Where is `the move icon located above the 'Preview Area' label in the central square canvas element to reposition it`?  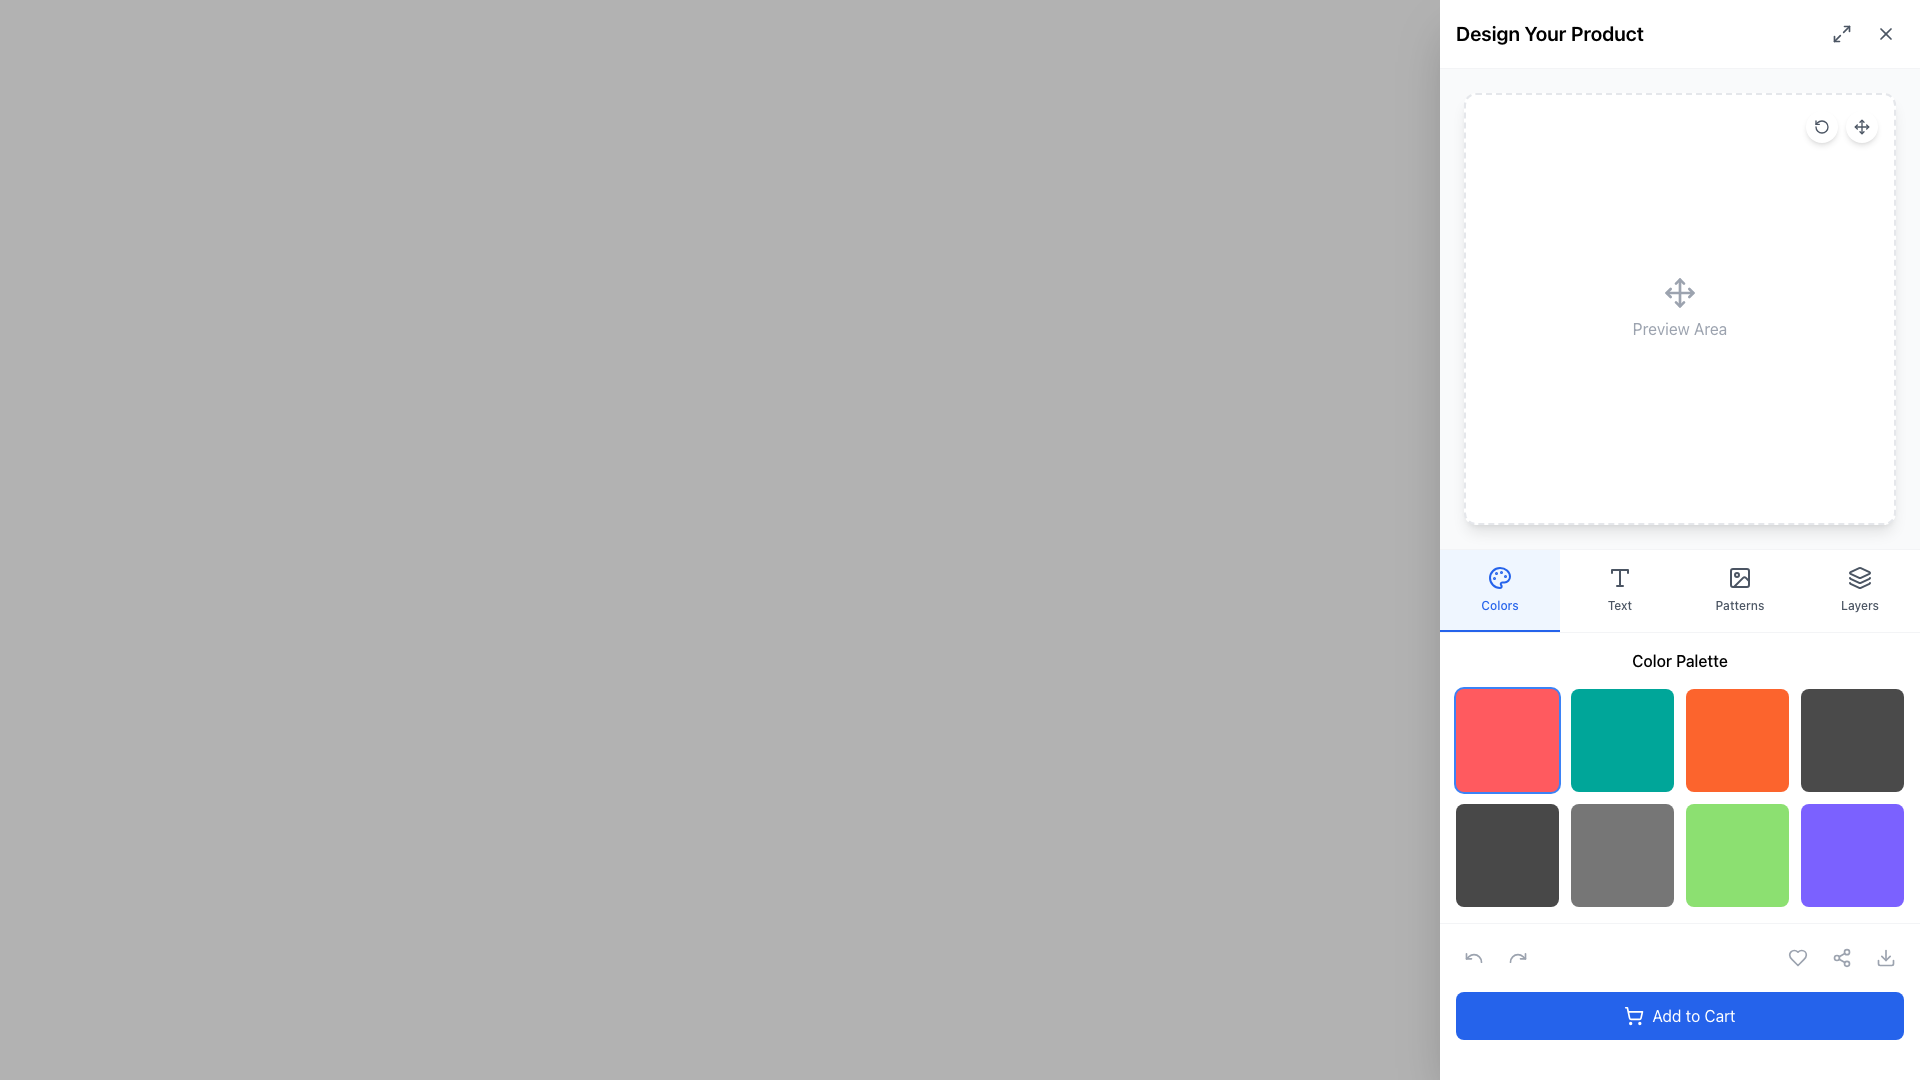
the move icon located above the 'Preview Area' label in the central square canvas element to reposition it is located at coordinates (1680, 308).